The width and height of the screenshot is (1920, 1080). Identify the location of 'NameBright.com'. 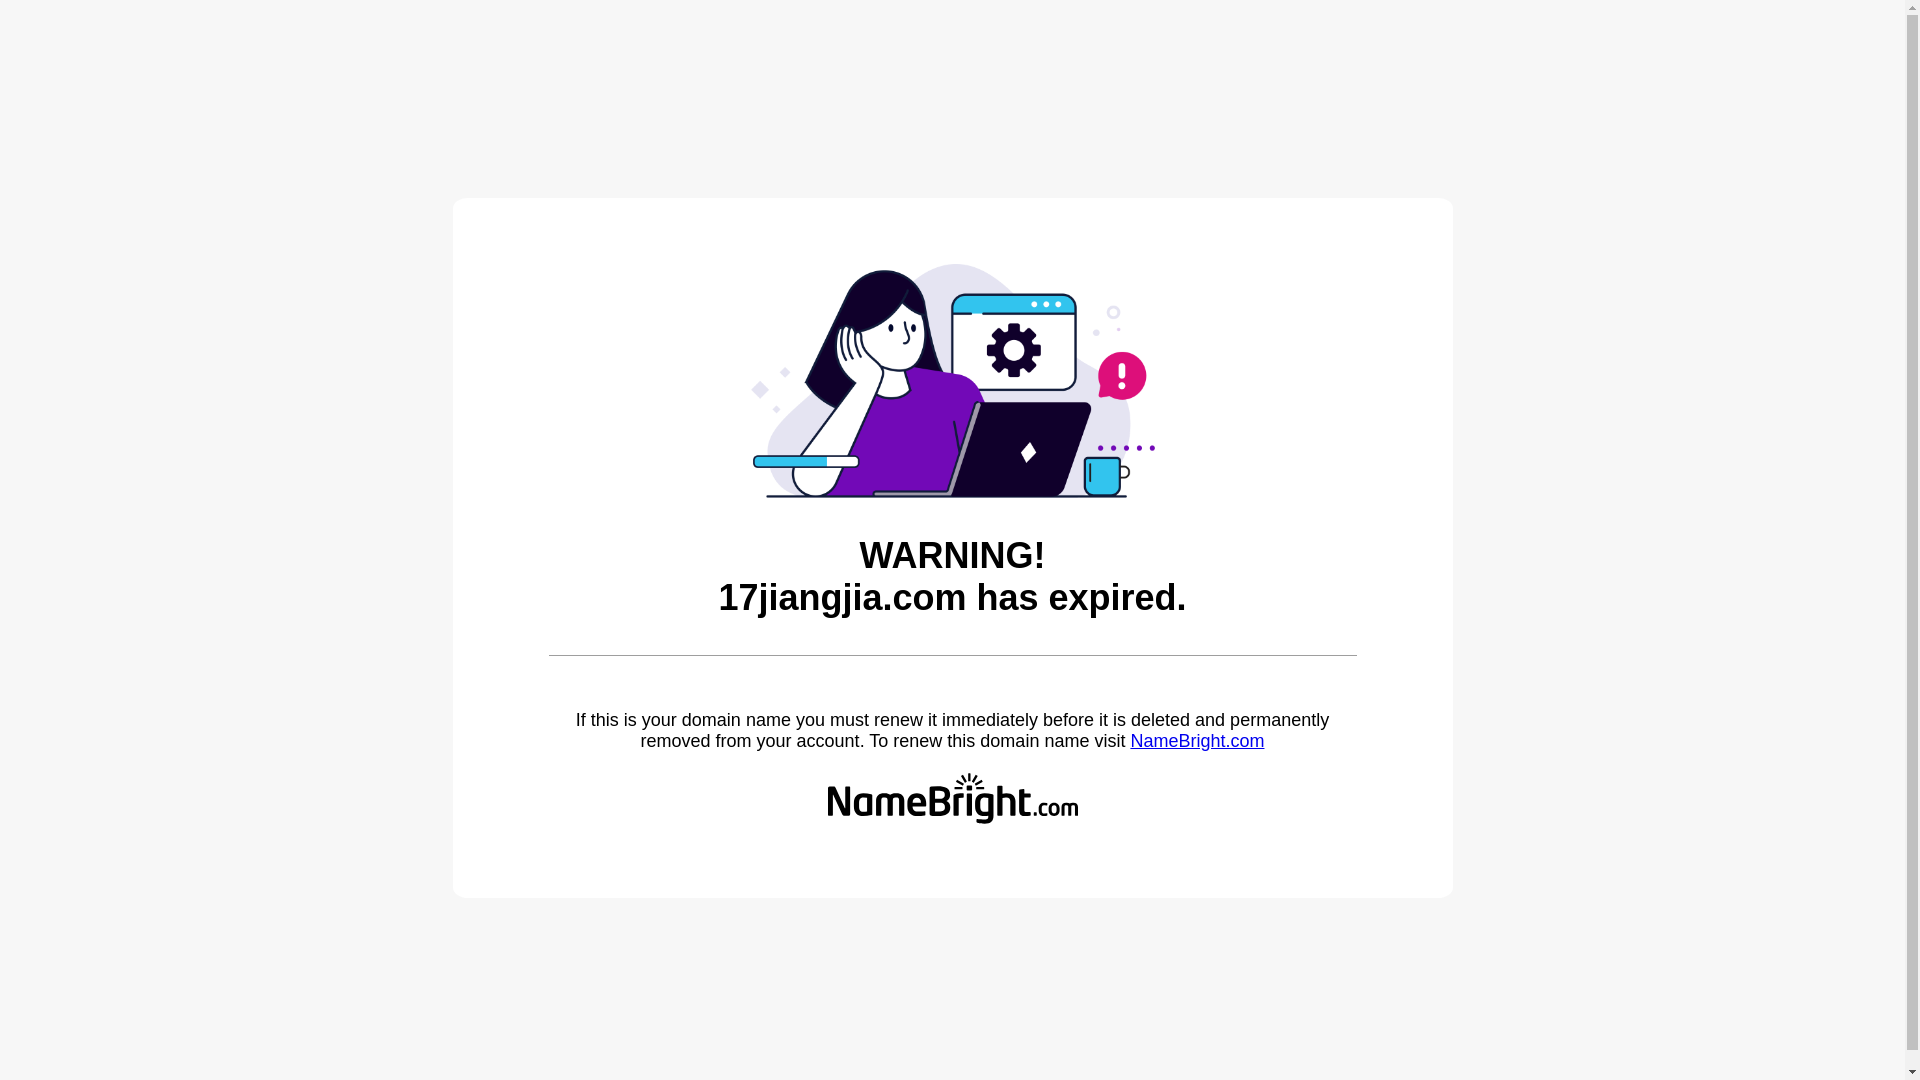
(1196, 740).